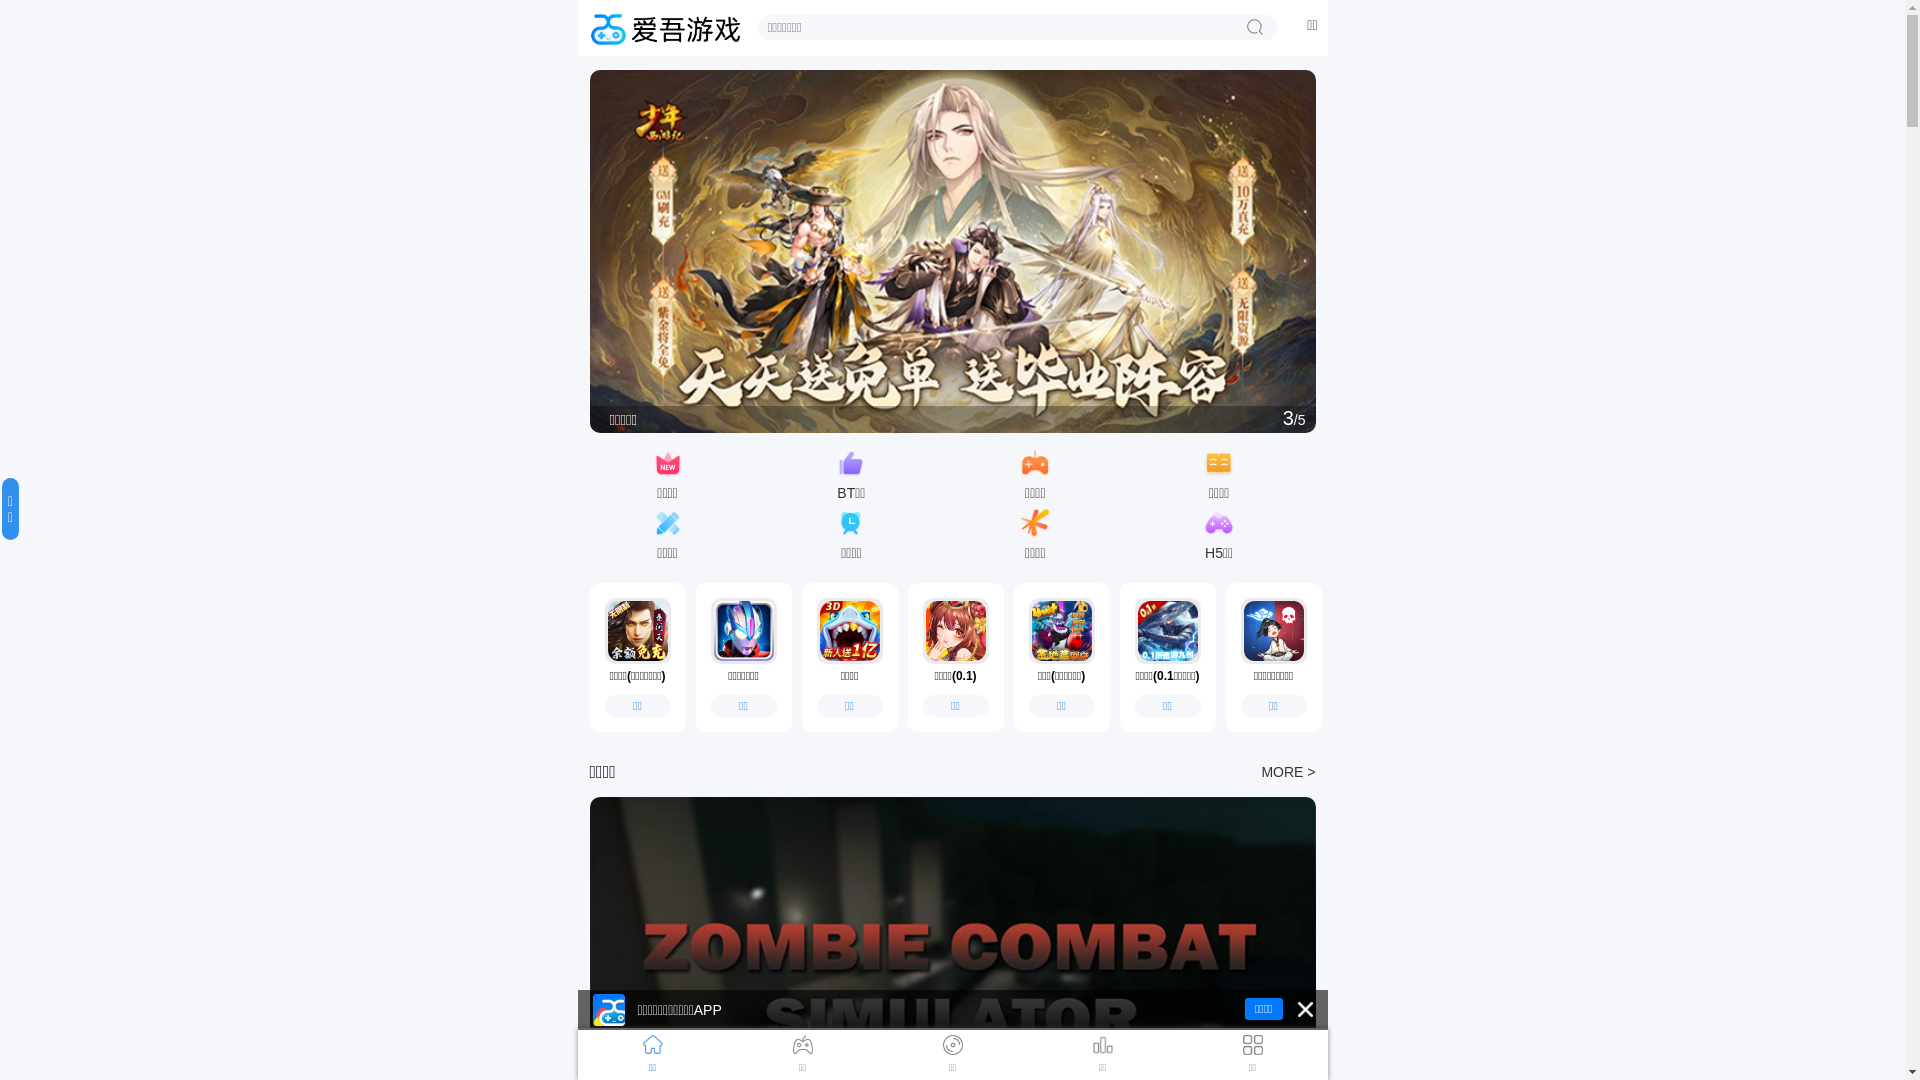 This screenshot has height=1080, width=1920. What do you see at coordinates (1287, 770) in the screenshot?
I see `'MORE >'` at bounding box center [1287, 770].